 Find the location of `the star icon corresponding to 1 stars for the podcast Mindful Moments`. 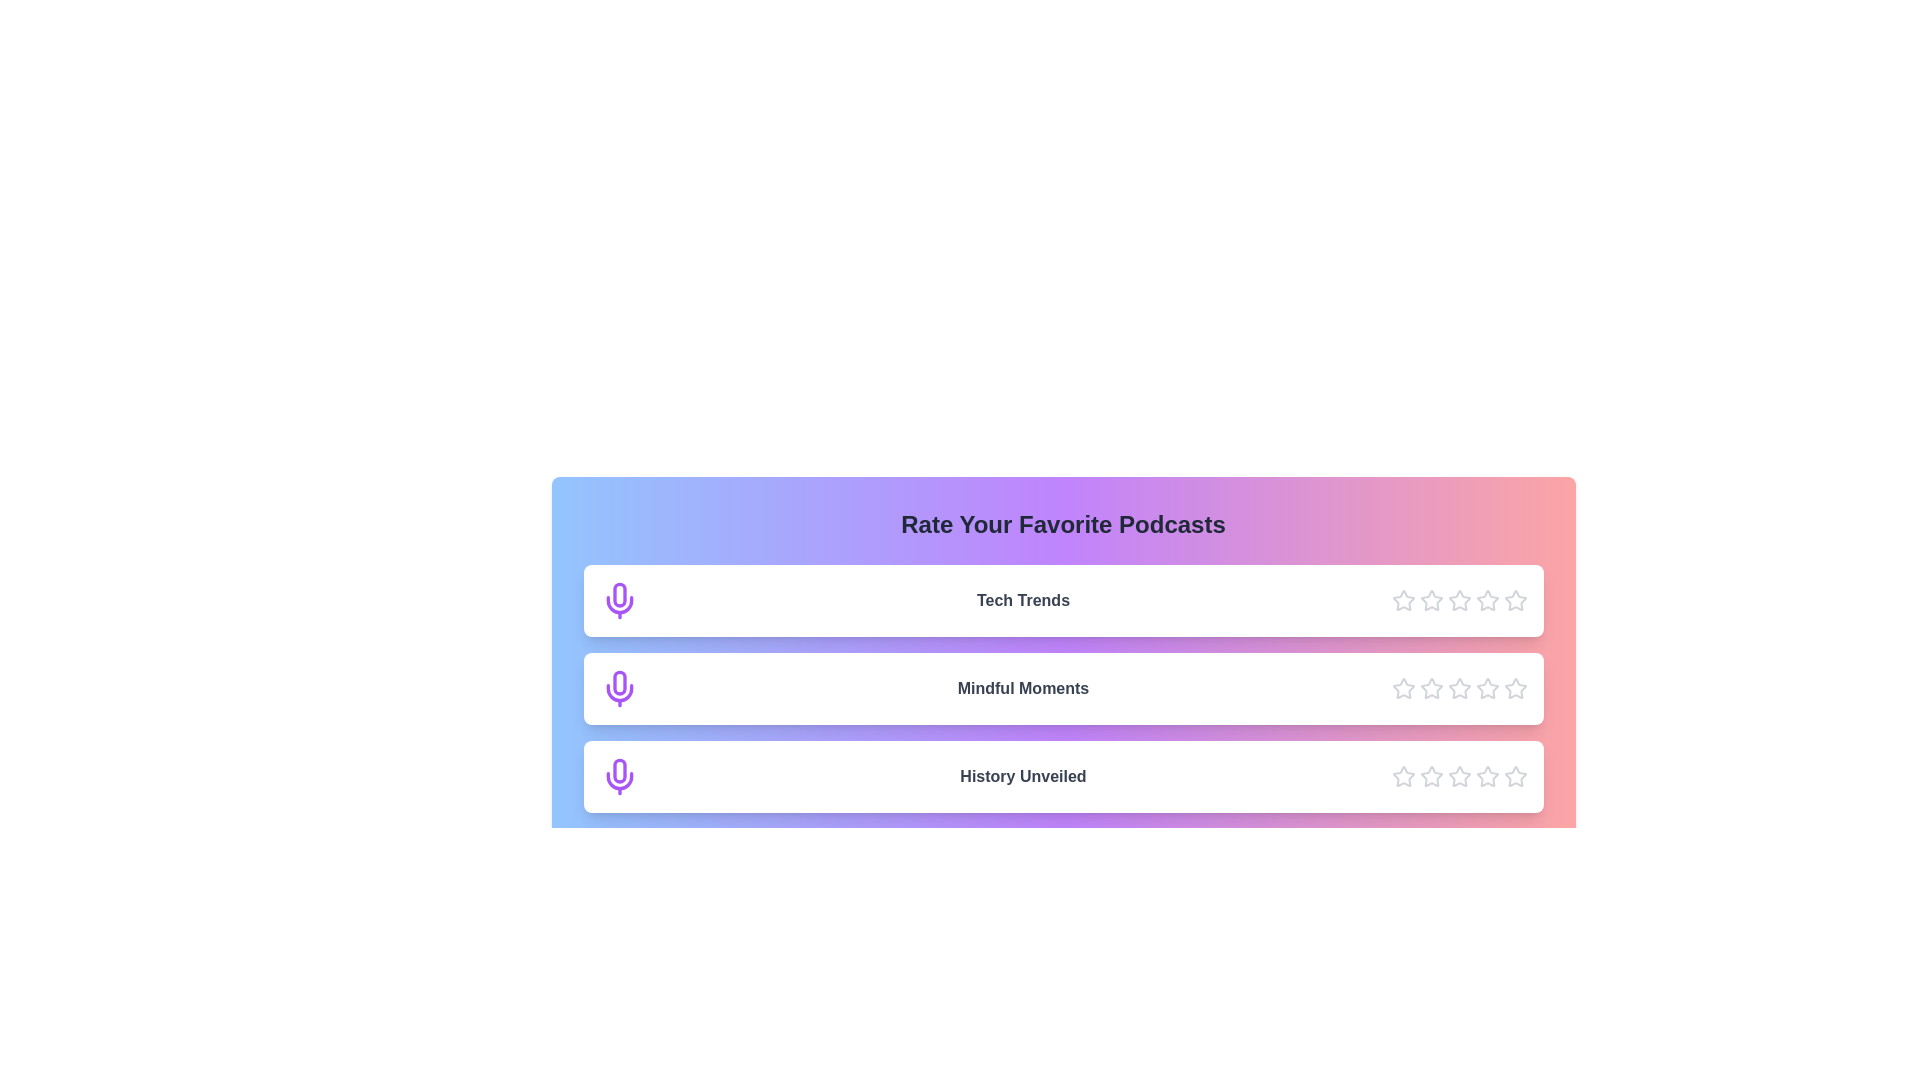

the star icon corresponding to 1 stars for the podcast Mindful Moments is located at coordinates (1402, 688).